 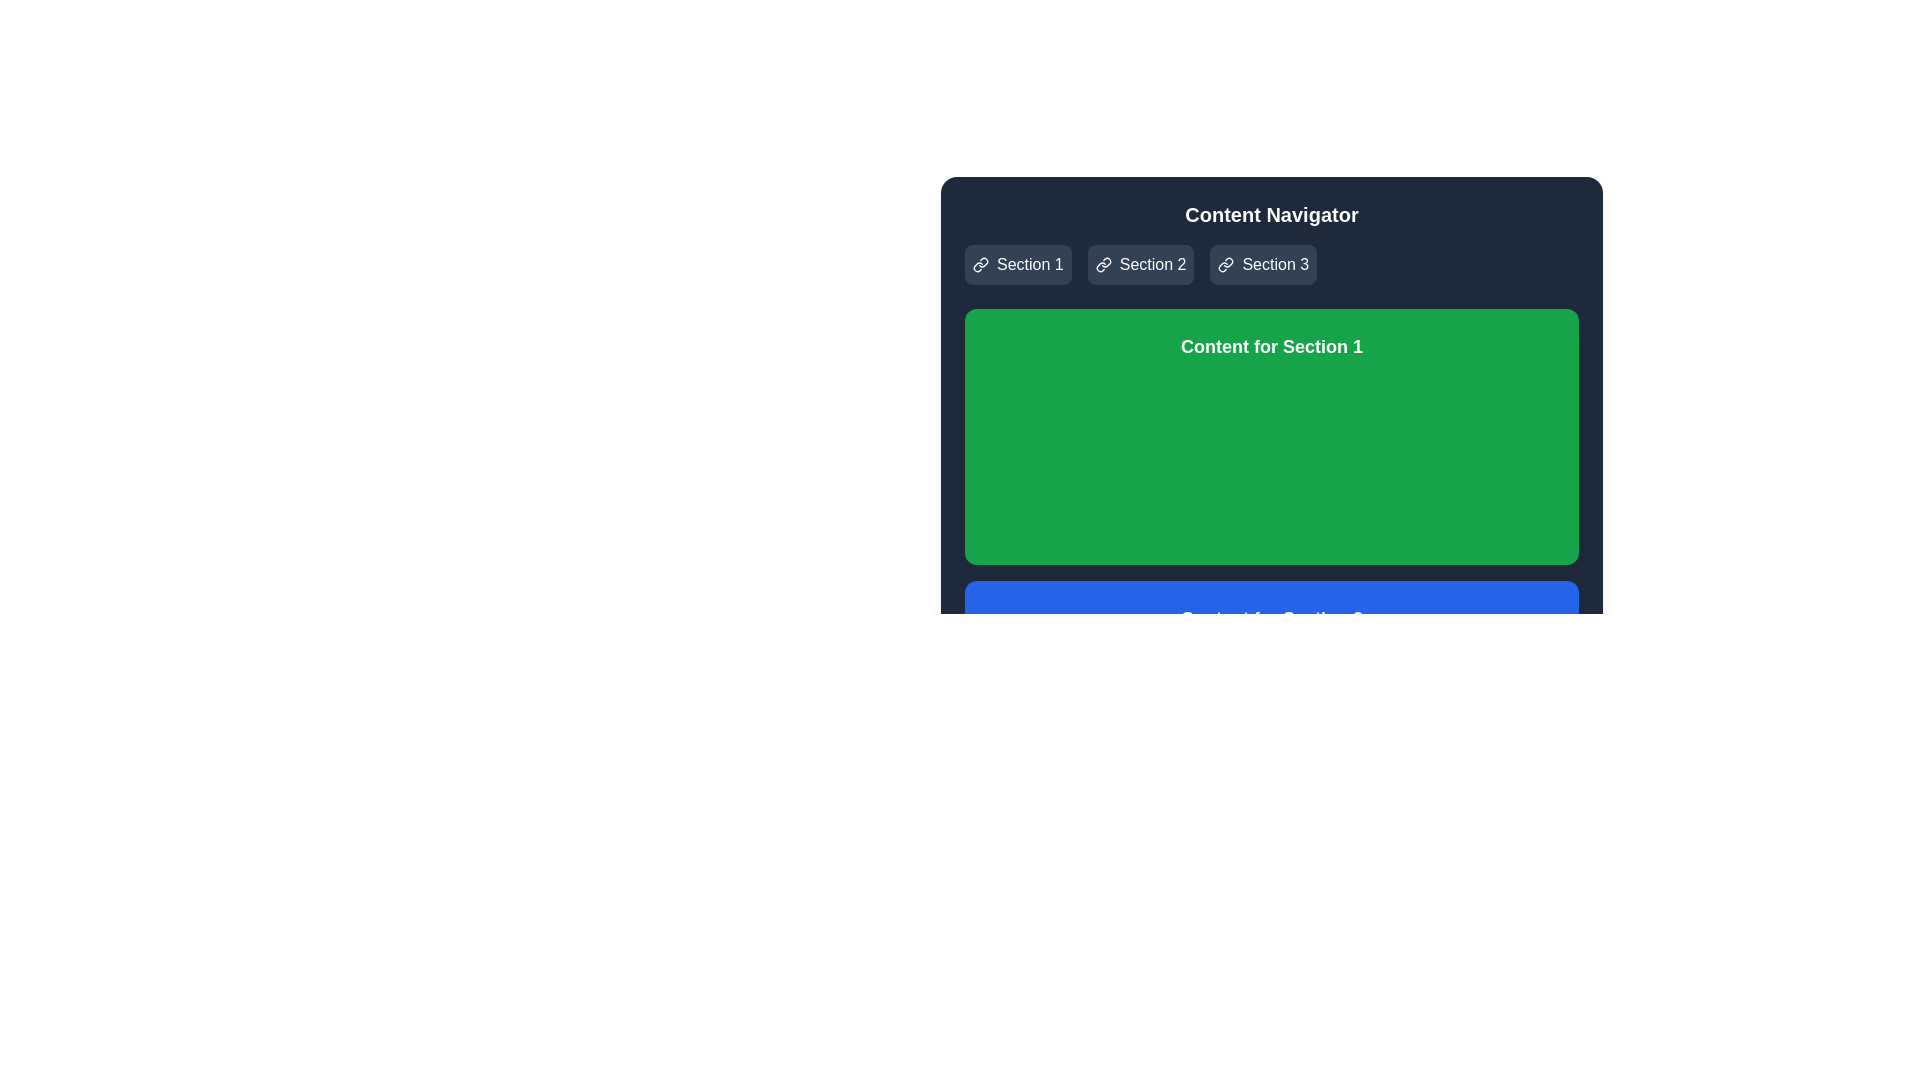 What do you see at coordinates (1228, 261) in the screenshot?
I see `the chain link icon graphic located within the 'Section 3' button in the header of the interface` at bounding box center [1228, 261].